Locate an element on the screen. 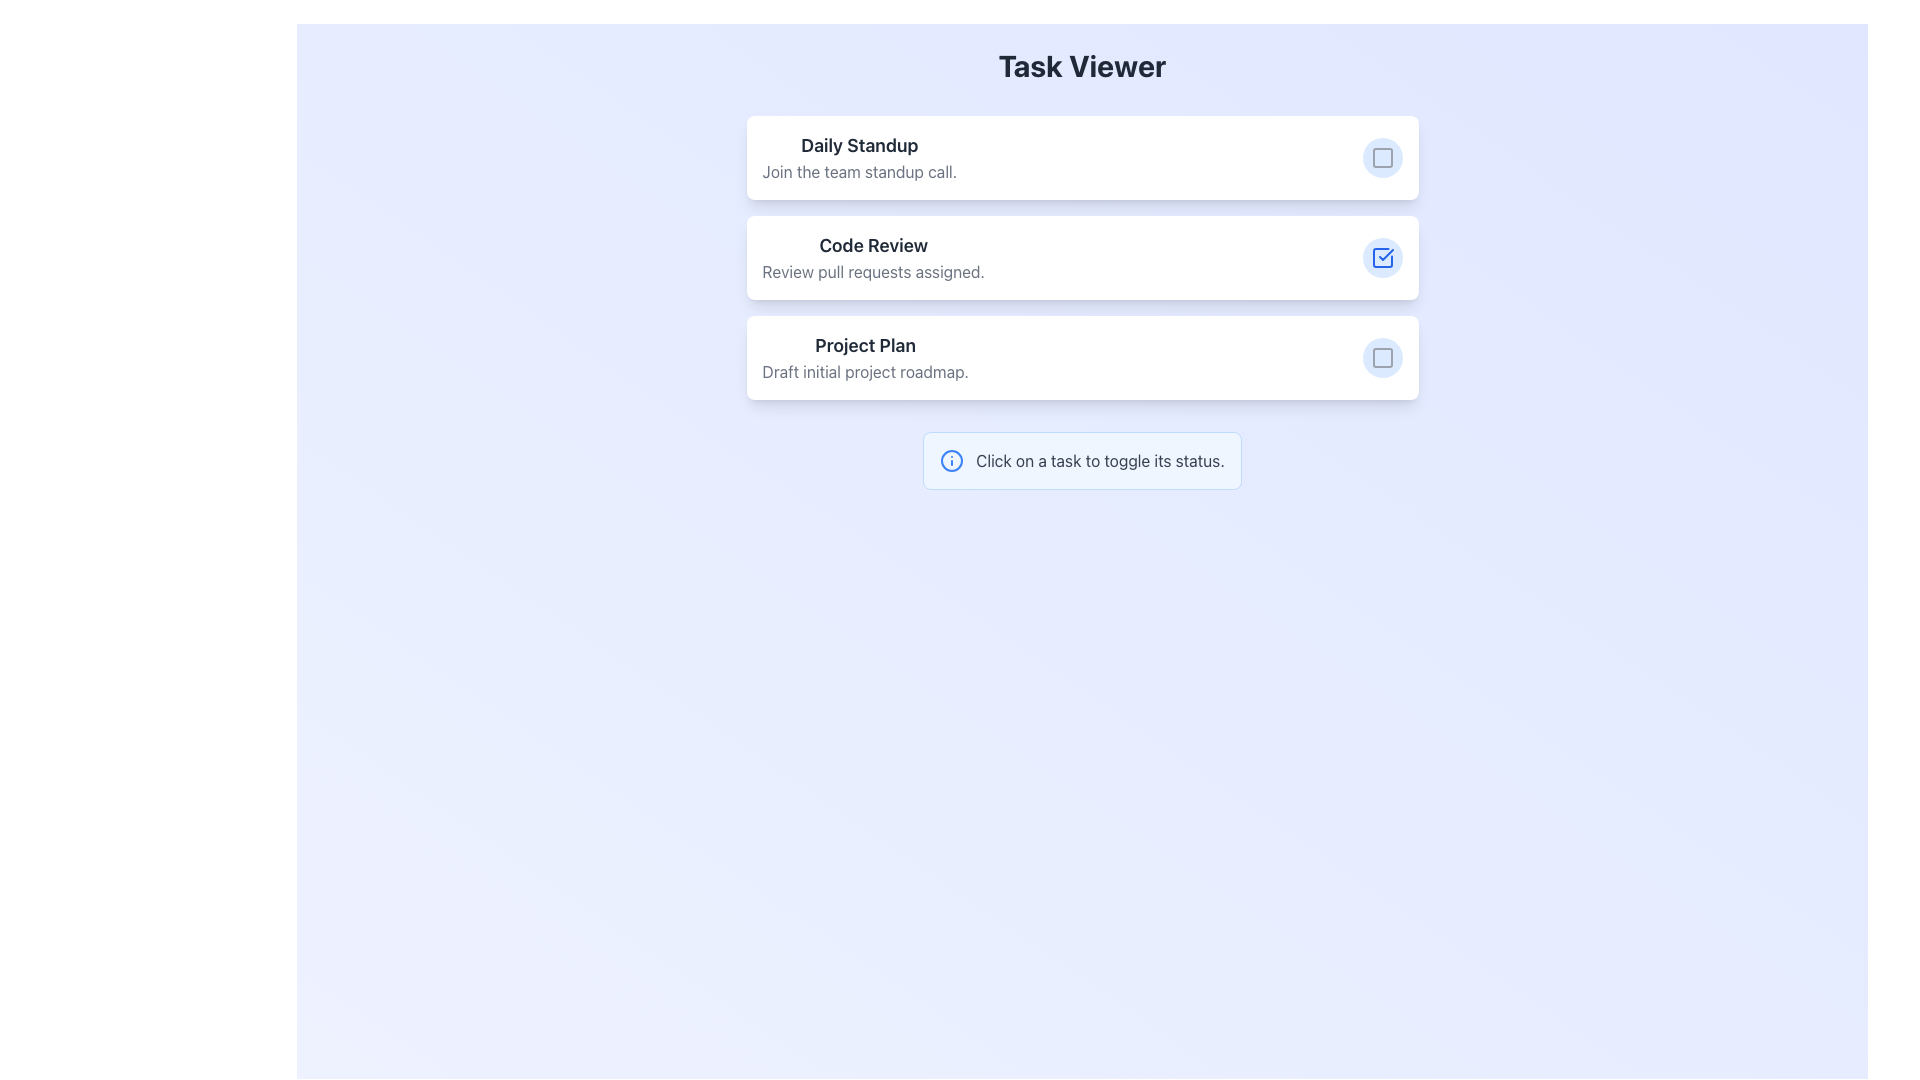 Image resolution: width=1920 pixels, height=1080 pixels. the text block displaying 'Code Review' and 'Review pull requests assigned.' which is the second task entry in the vertically arranged list of tasks is located at coordinates (873, 257).